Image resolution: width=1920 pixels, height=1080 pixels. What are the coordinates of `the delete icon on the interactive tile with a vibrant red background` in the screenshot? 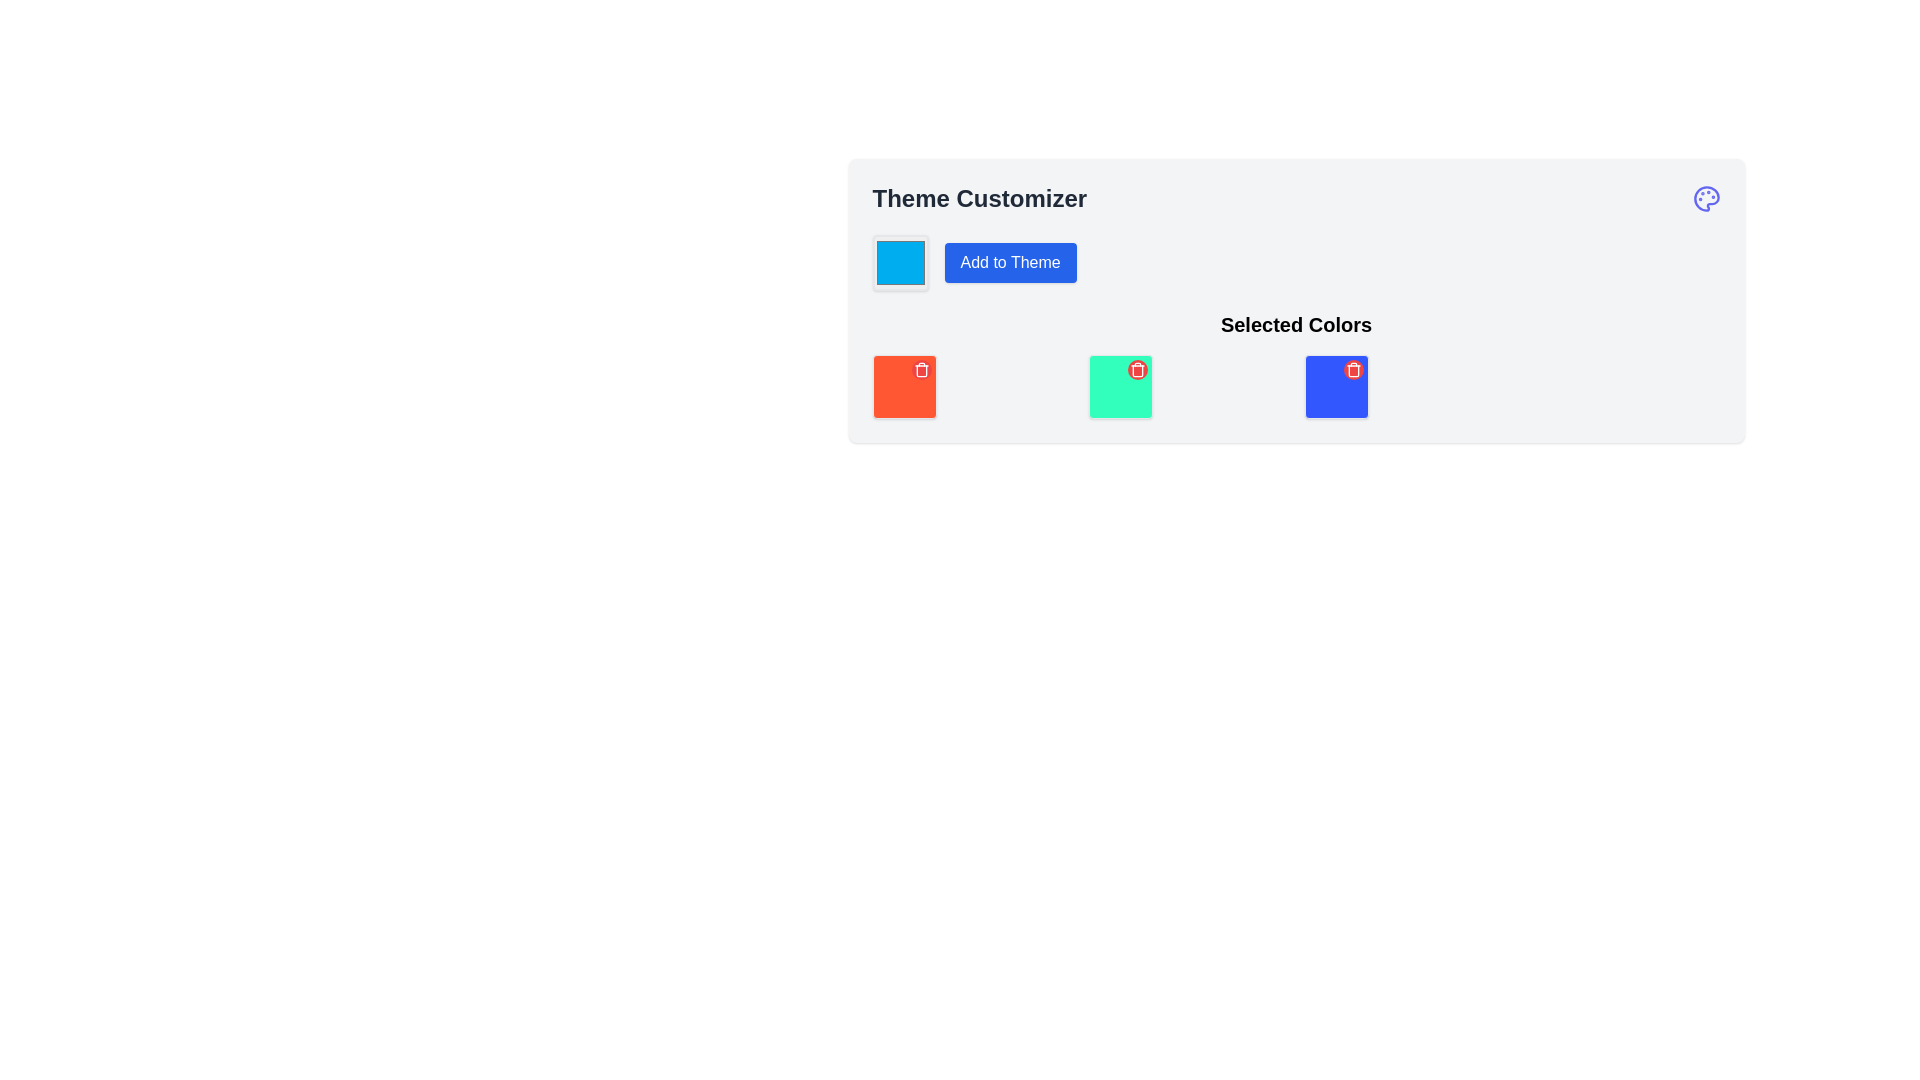 It's located at (903, 386).